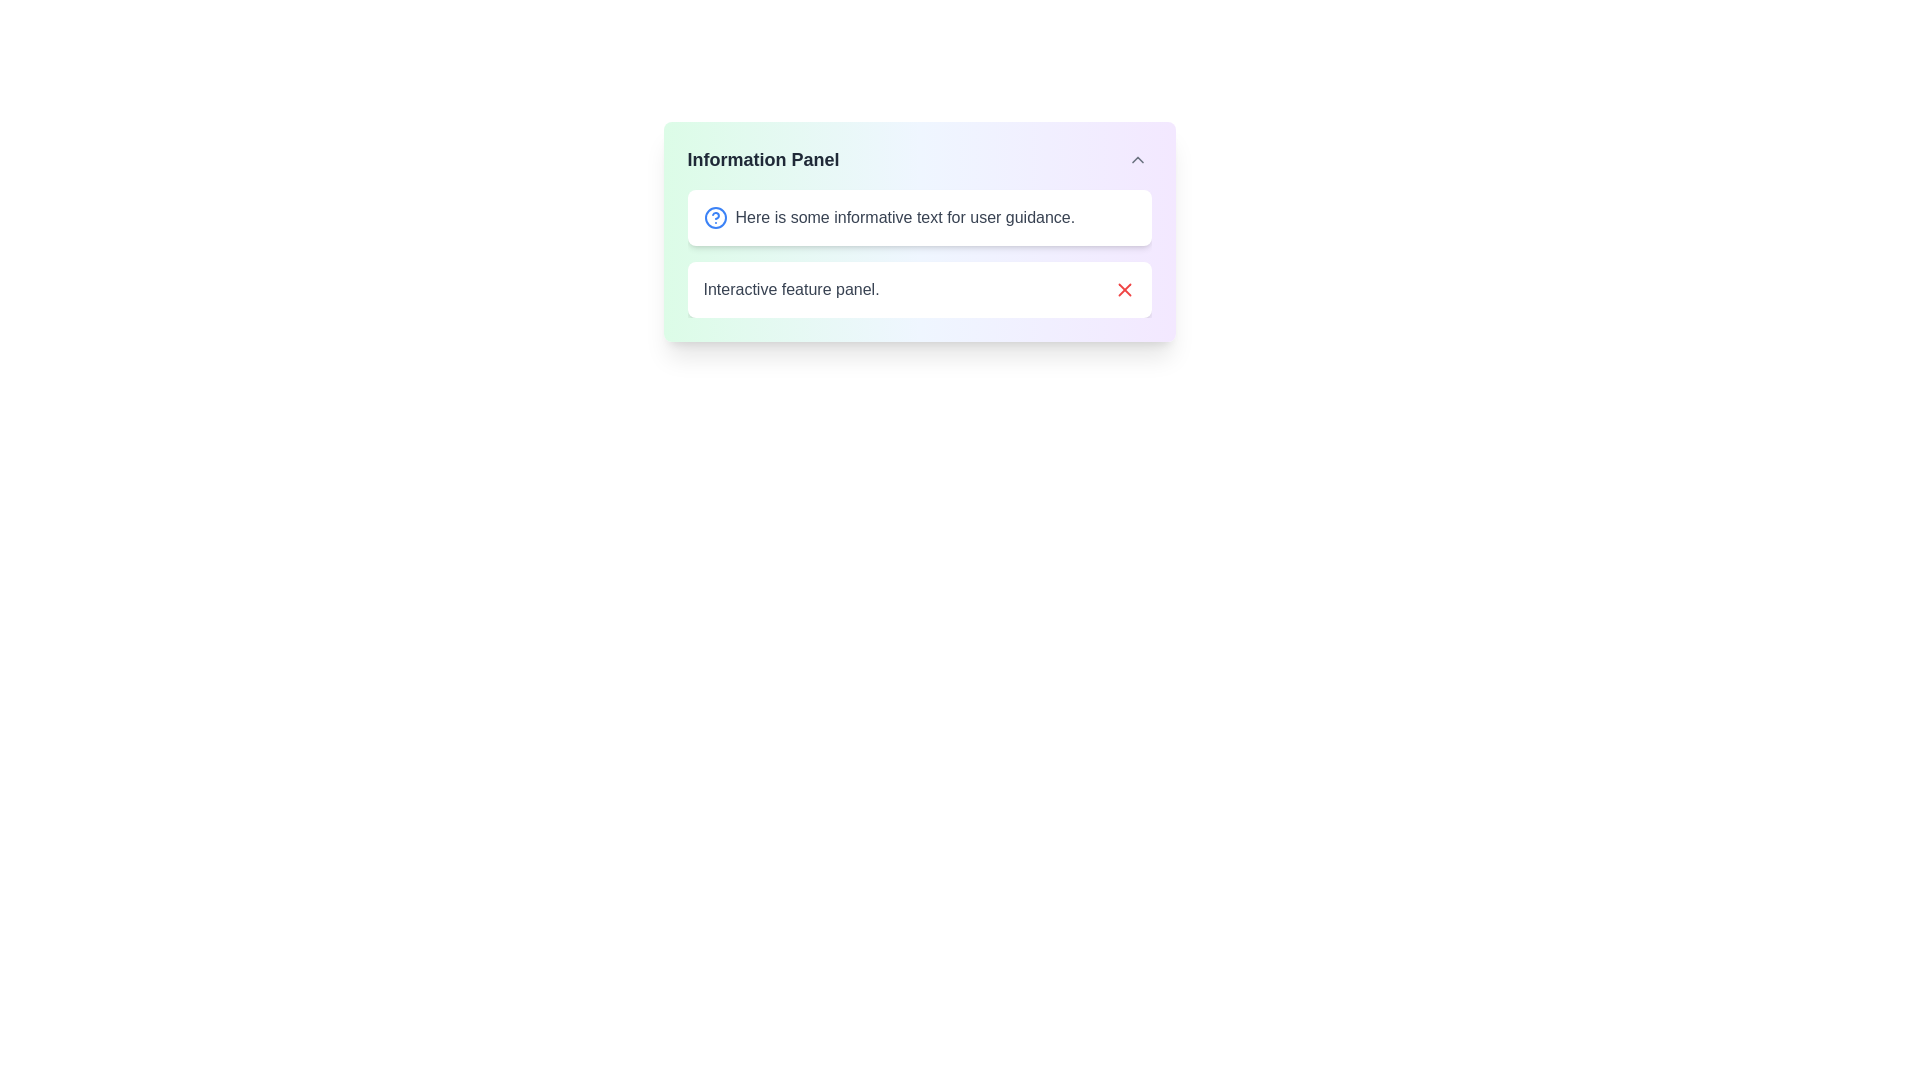 This screenshot has width=1920, height=1080. What do you see at coordinates (1137, 158) in the screenshot?
I see `the upward-pointing arrow icon in the top-right corner of the 'Information Panel'` at bounding box center [1137, 158].